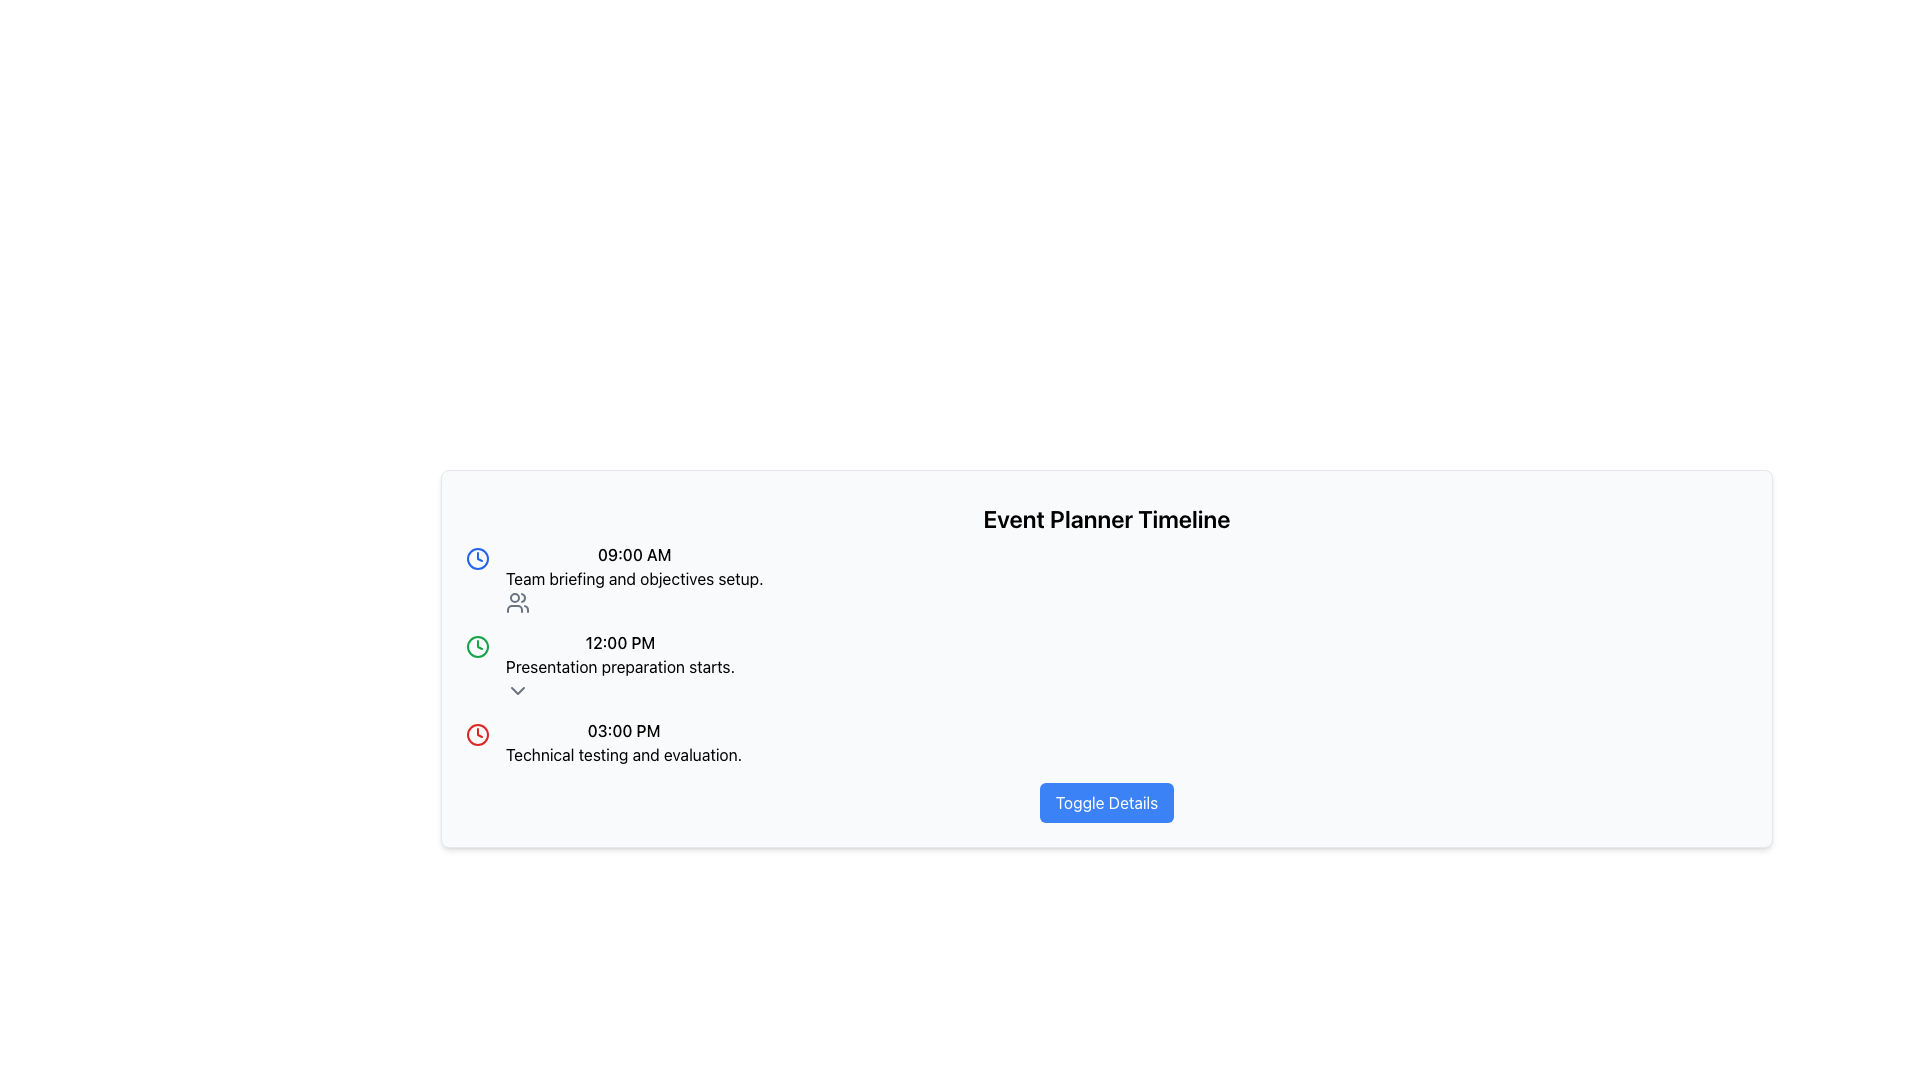 The height and width of the screenshot is (1080, 1920). Describe the element at coordinates (619, 667) in the screenshot. I see `the static text displaying 'Presentation preparation starts.' which is positioned directly below '12:00 PM' in the timeline interface` at that location.